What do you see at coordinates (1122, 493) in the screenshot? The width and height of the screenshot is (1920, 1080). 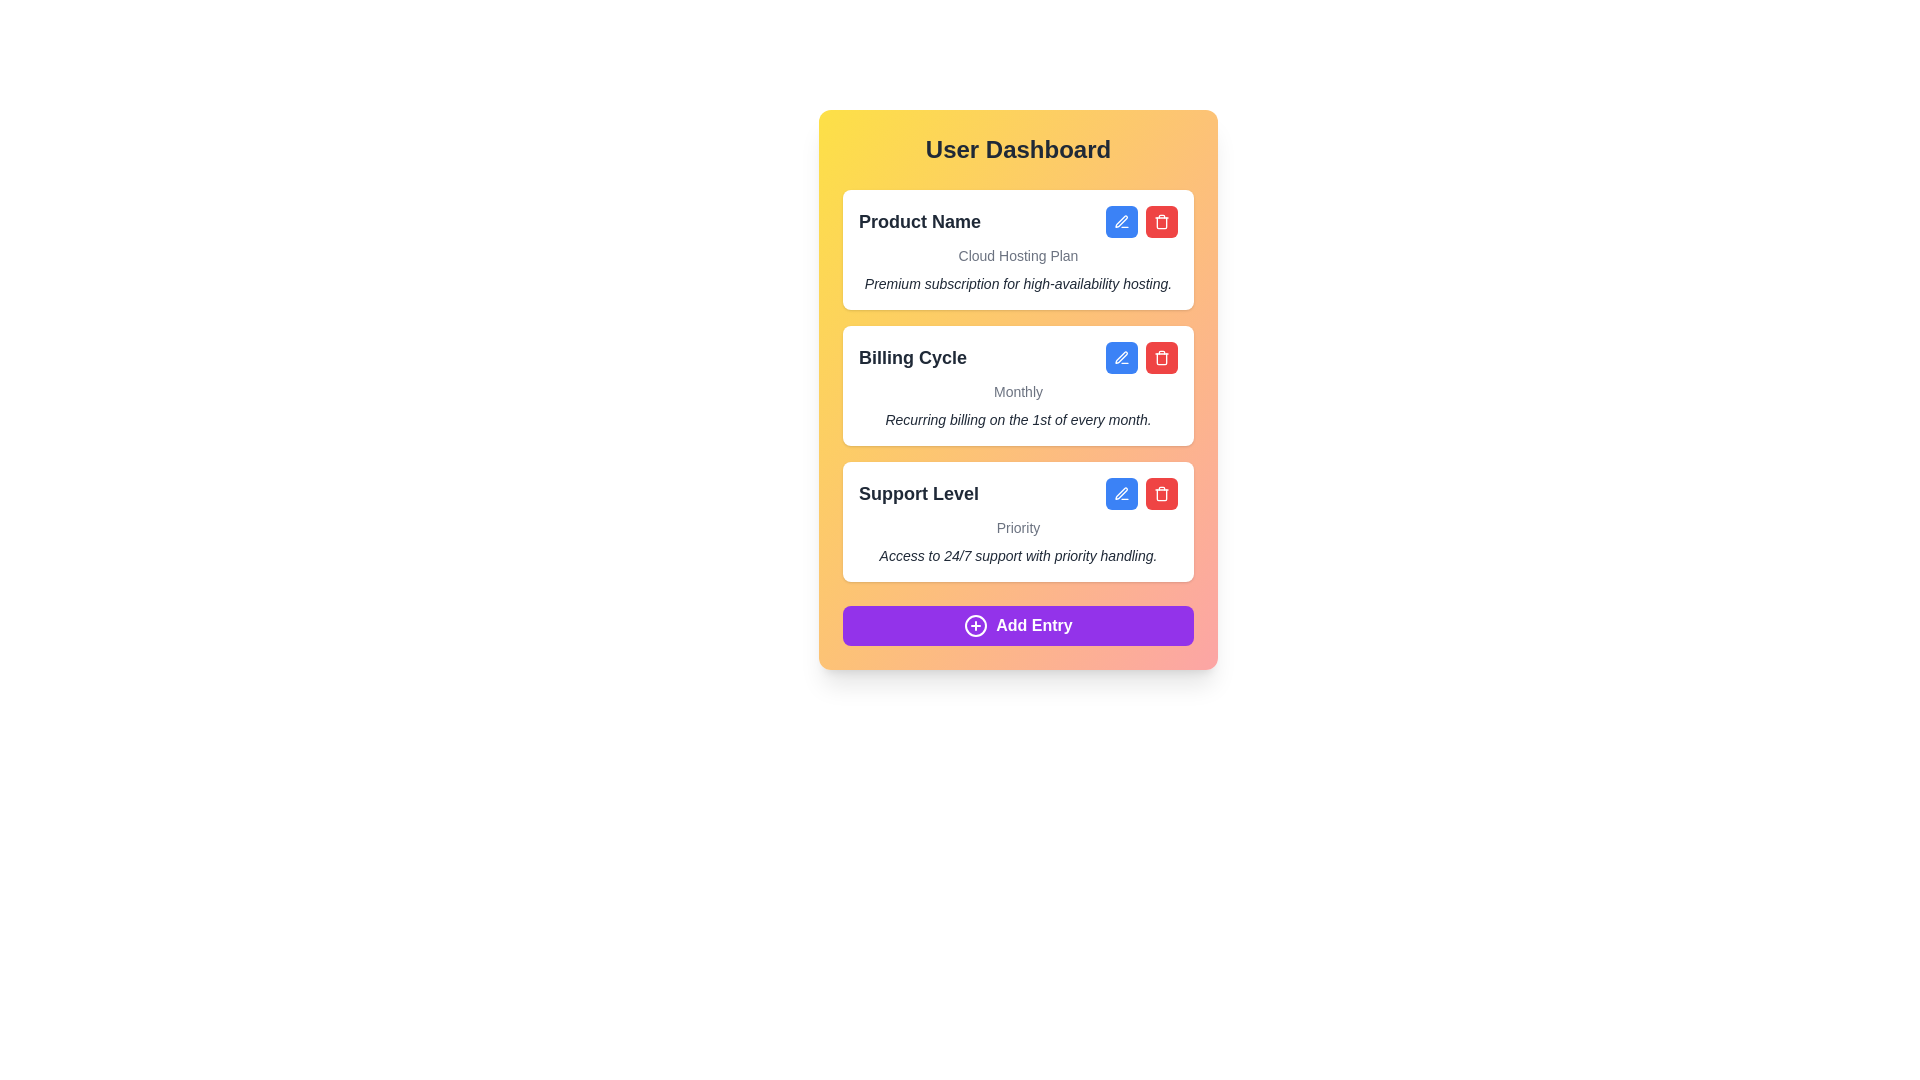 I see `the pen icon button with a blue background located in the last row of editable entries on the user dashboard` at bounding box center [1122, 493].